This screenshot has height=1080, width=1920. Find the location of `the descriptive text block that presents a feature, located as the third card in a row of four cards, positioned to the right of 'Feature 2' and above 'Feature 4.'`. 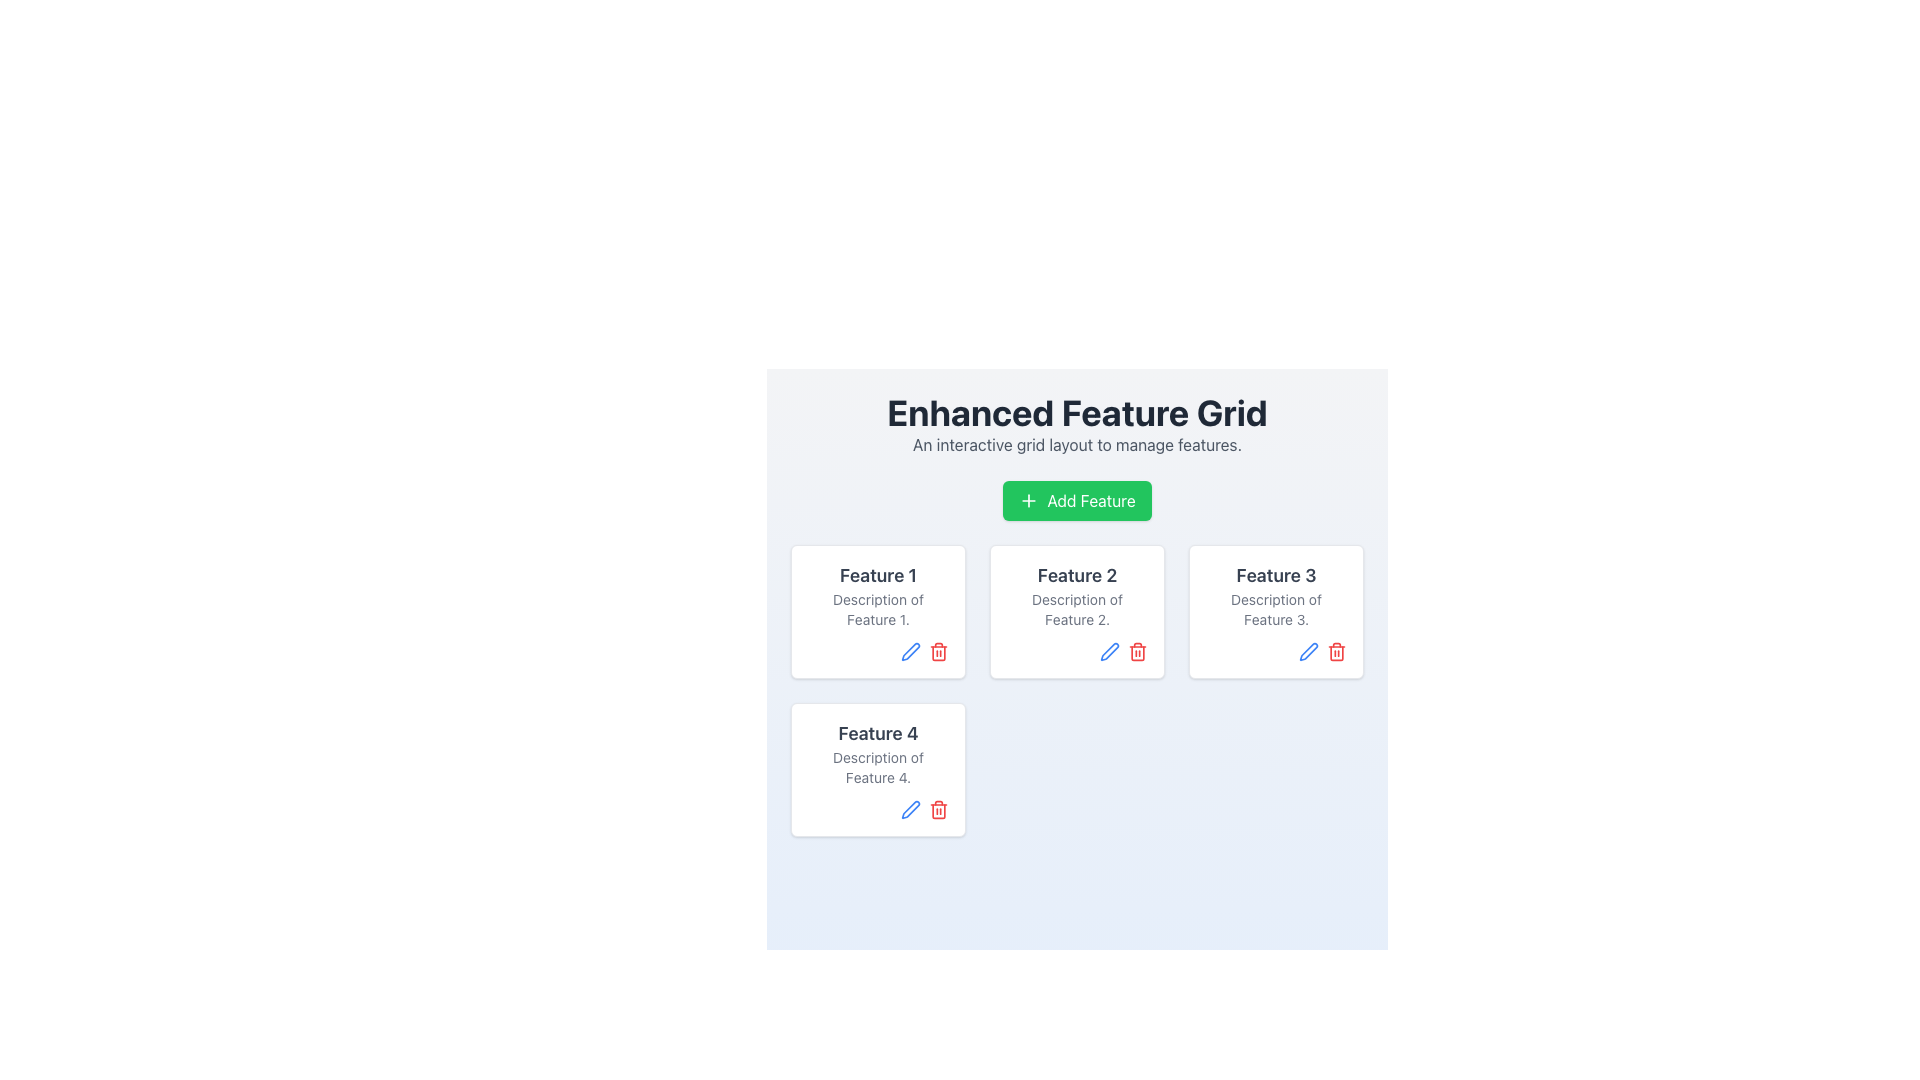

the descriptive text block that presents a feature, located as the third card in a row of four cards, positioned to the right of 'Feature 2' and above 'Feature 4.' is located at coordinates (1275, 595).